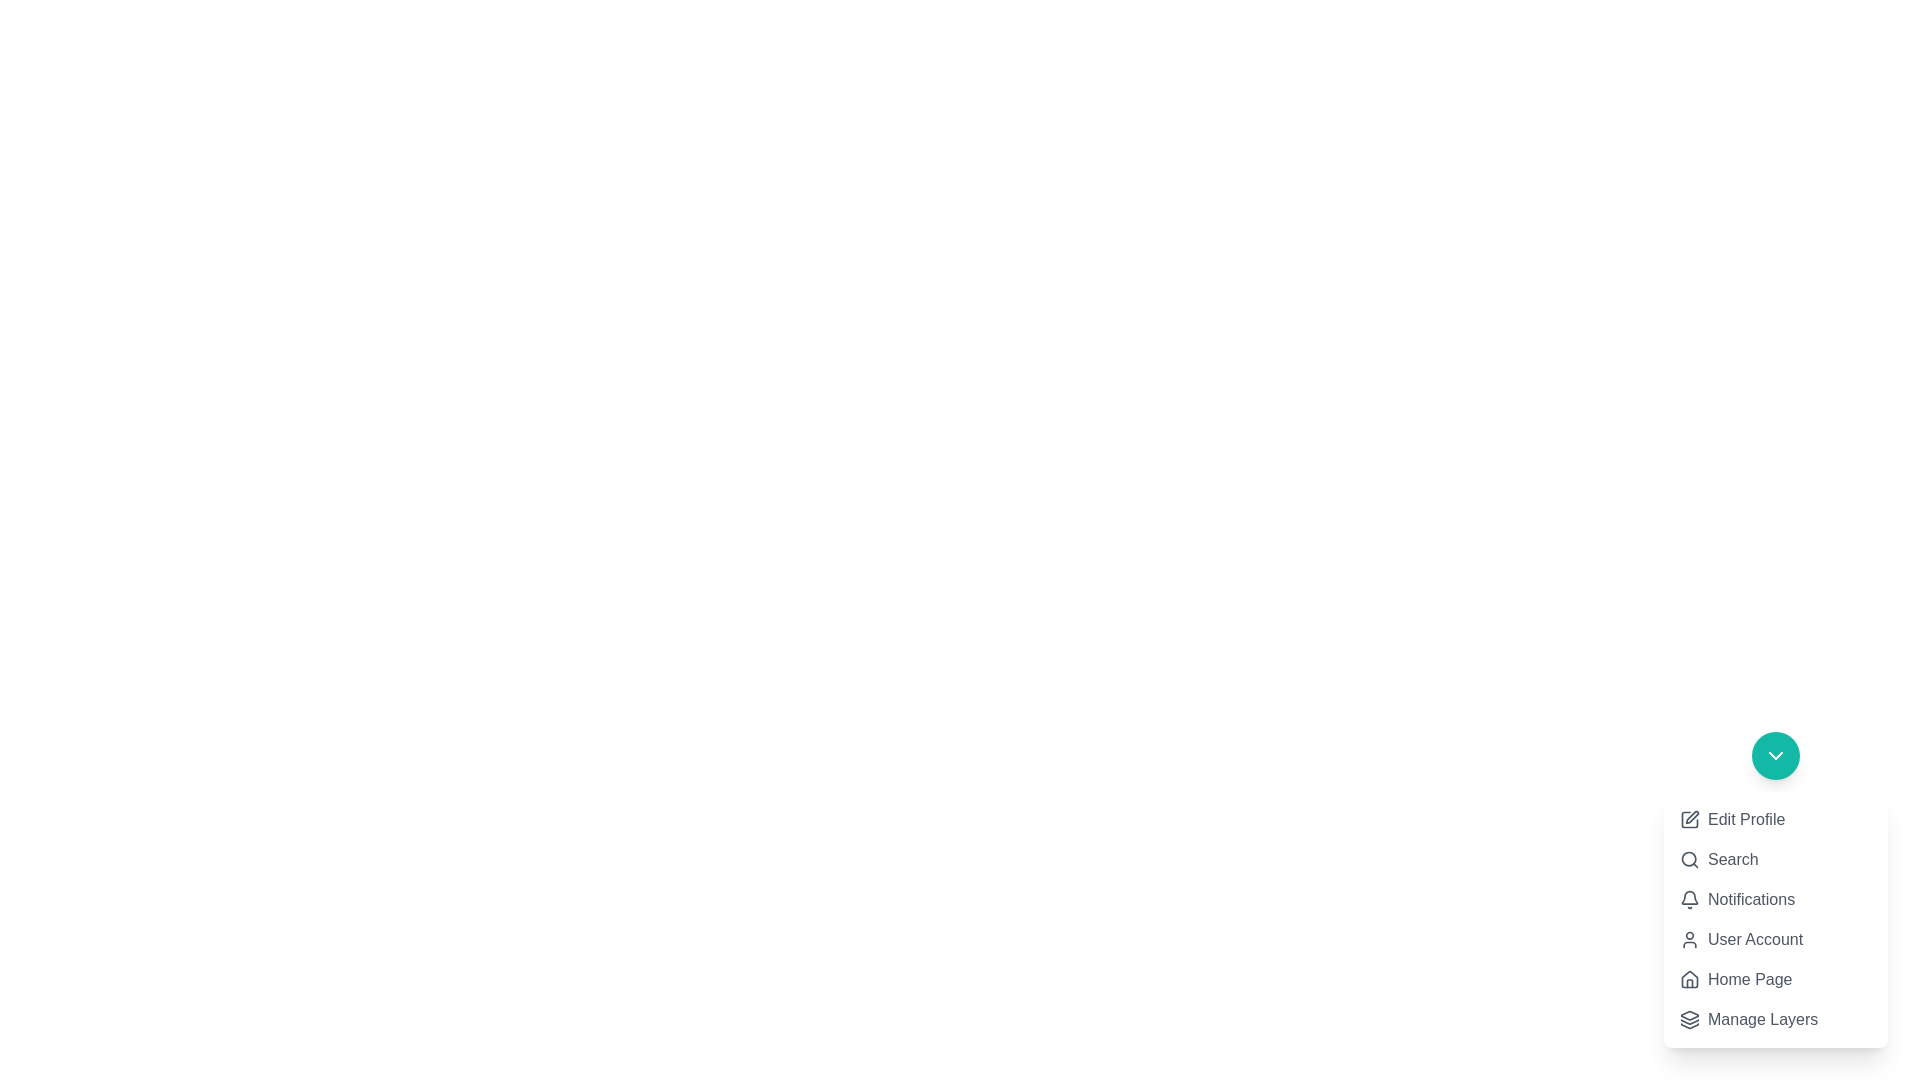 The height and width of the screenshot is (1080, 1920). I want to click on the 'Home Page' text label in the dropdown menu, so click(1749, 978).